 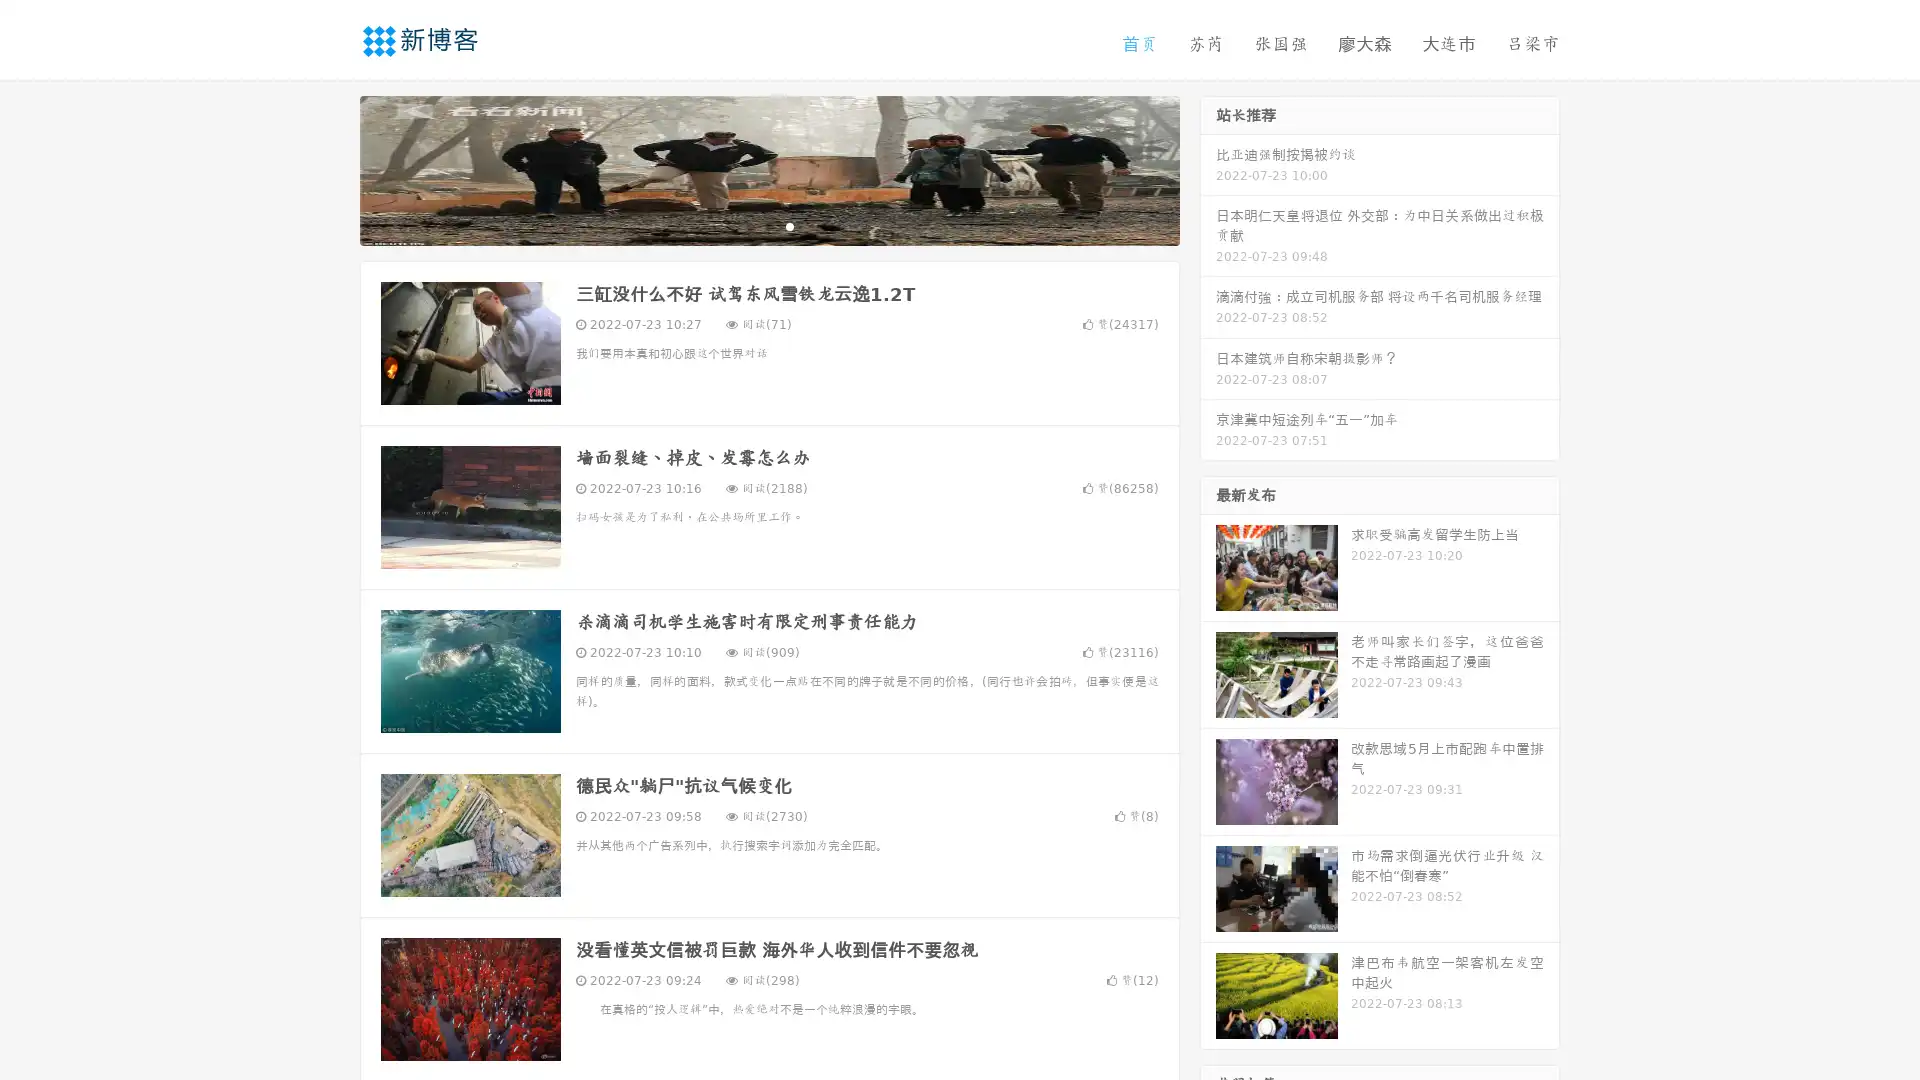 What do you see at coordinates (748, 225) in the screenshot?
I see `Go to slide 1` at bounding box center [748, 225].